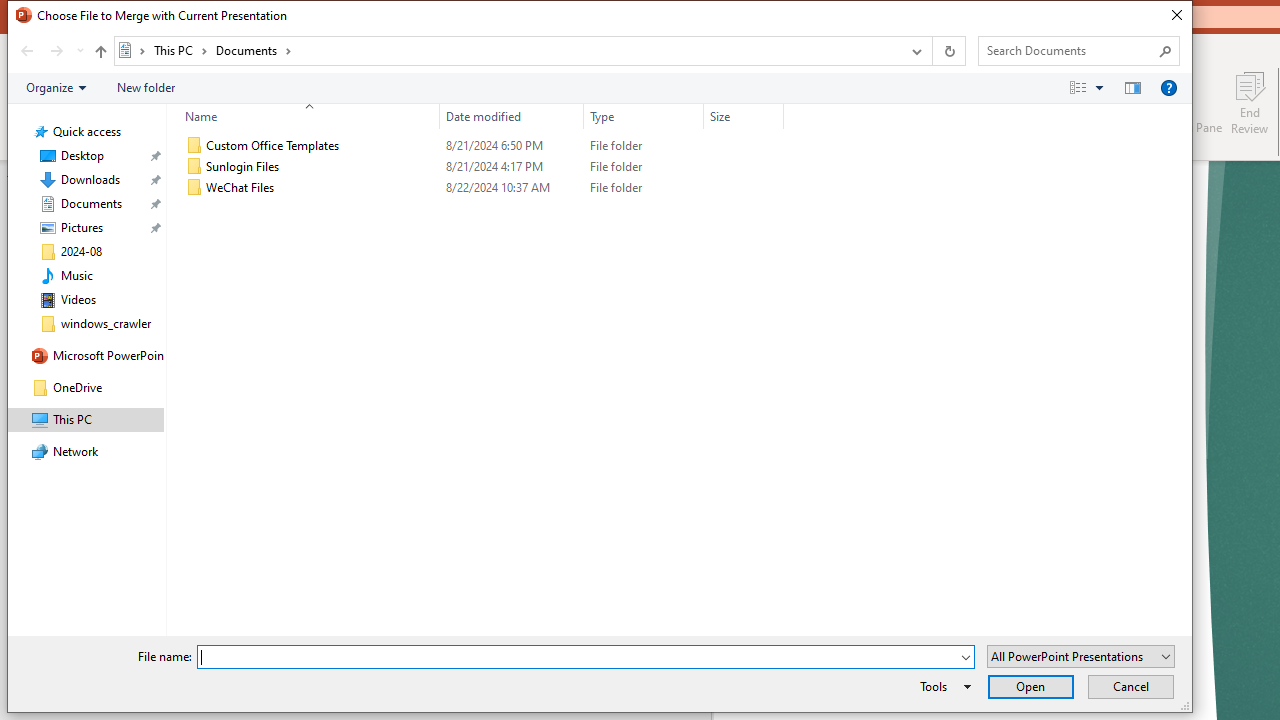 This screenshot has height=720, width=1280. I want to click on 'Back (Alt + Left Arrow)', so click(26, 50).